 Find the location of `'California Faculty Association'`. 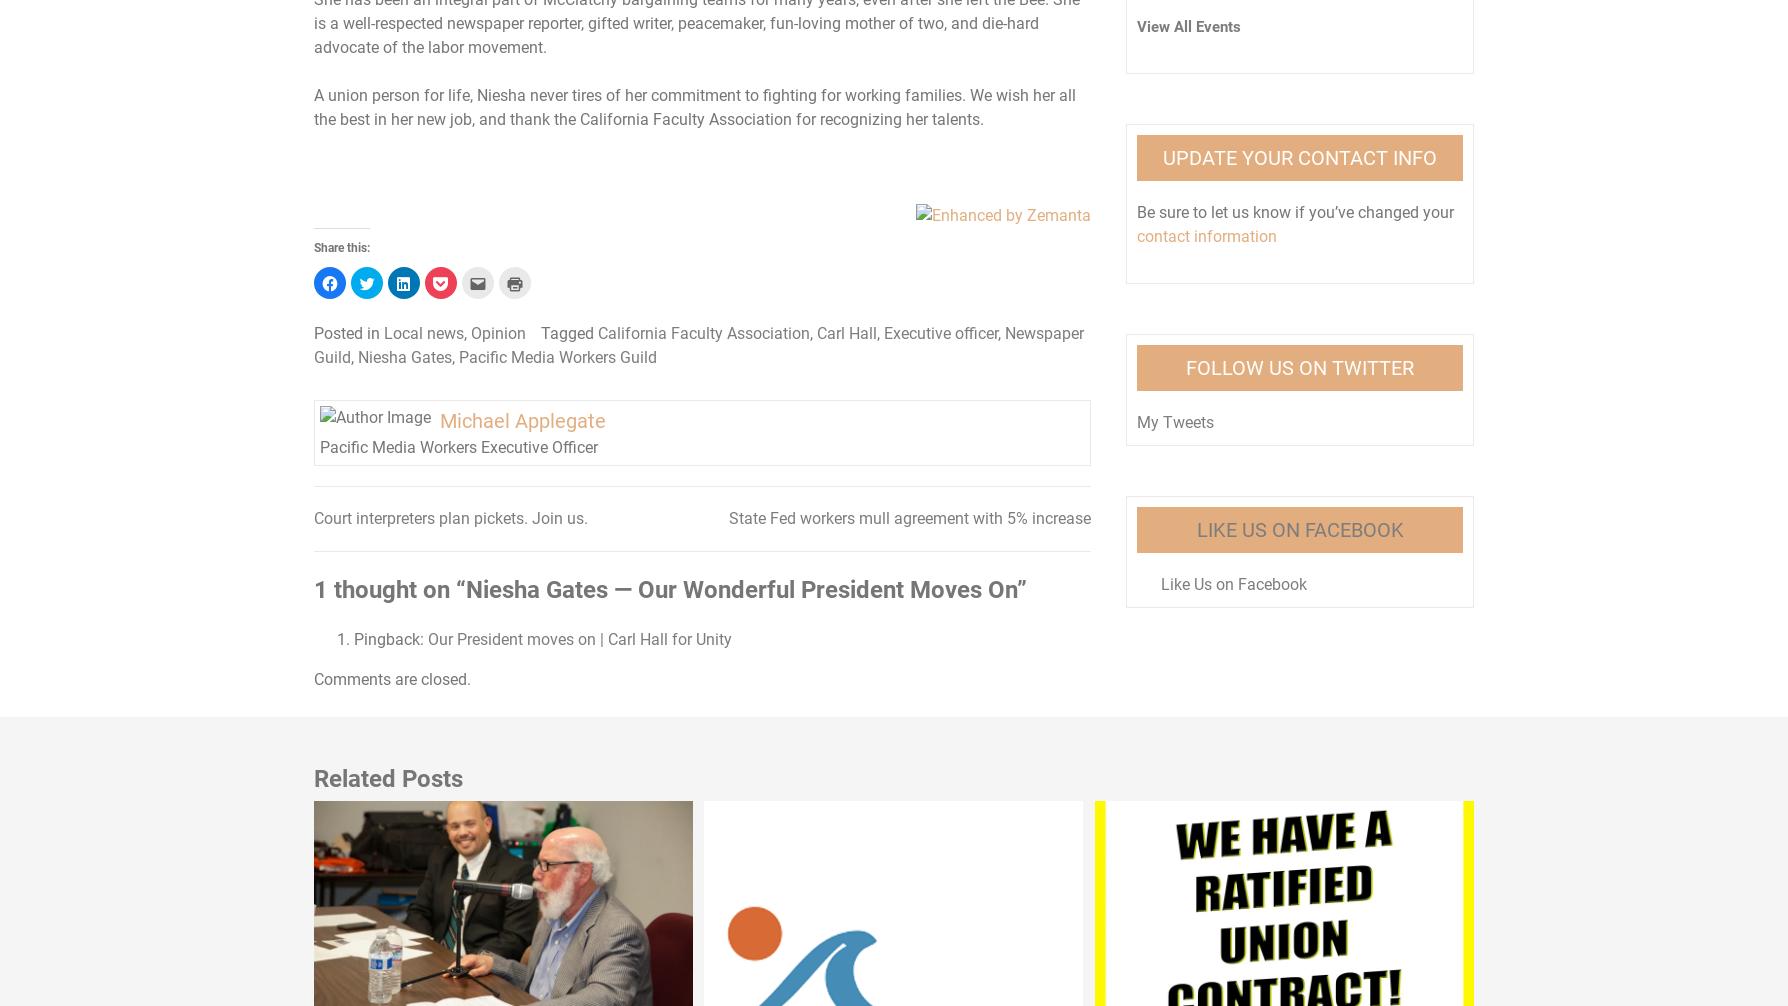

'California Faculty Association' is located at coordinates (598, 332).